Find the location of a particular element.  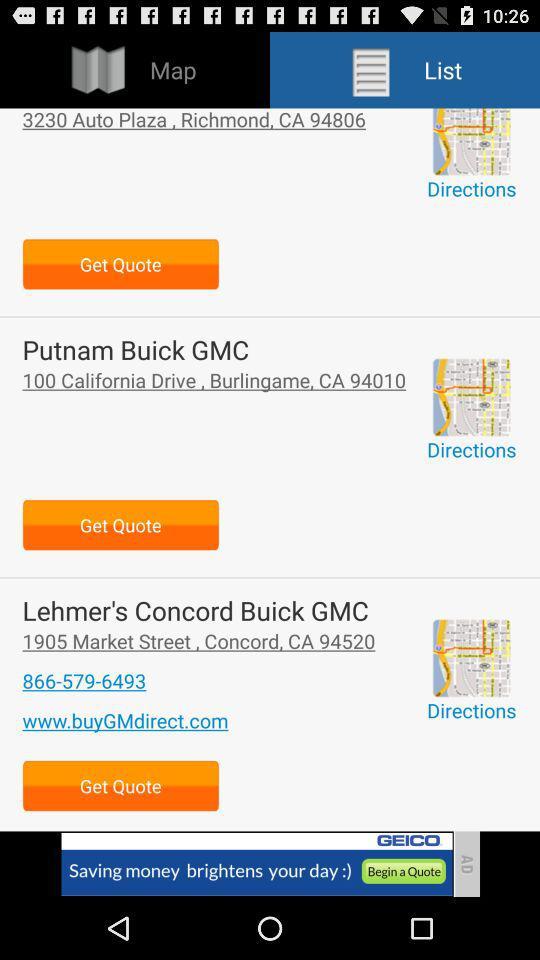

advertisement is located at coordinates (256, 863).